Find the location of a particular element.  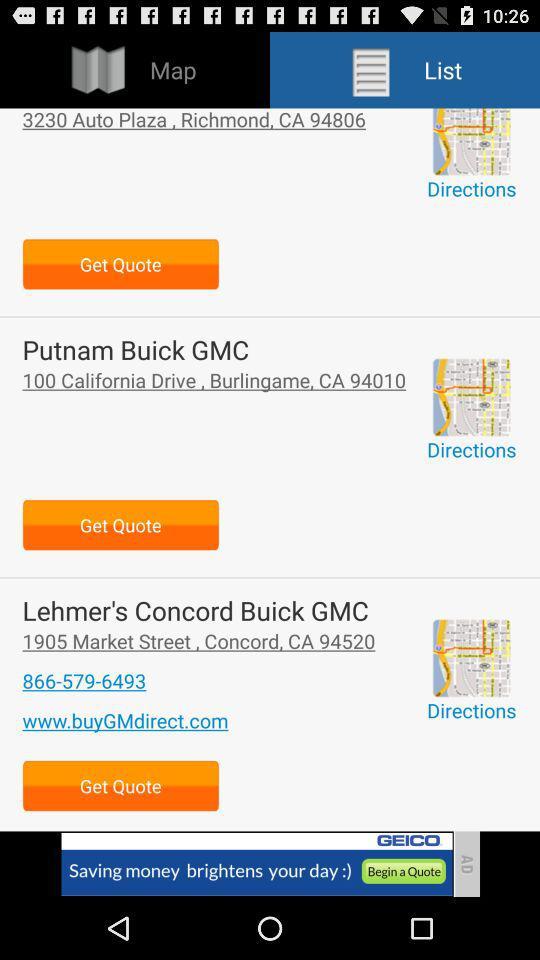

advertisement is located at coordinates (256, 863).